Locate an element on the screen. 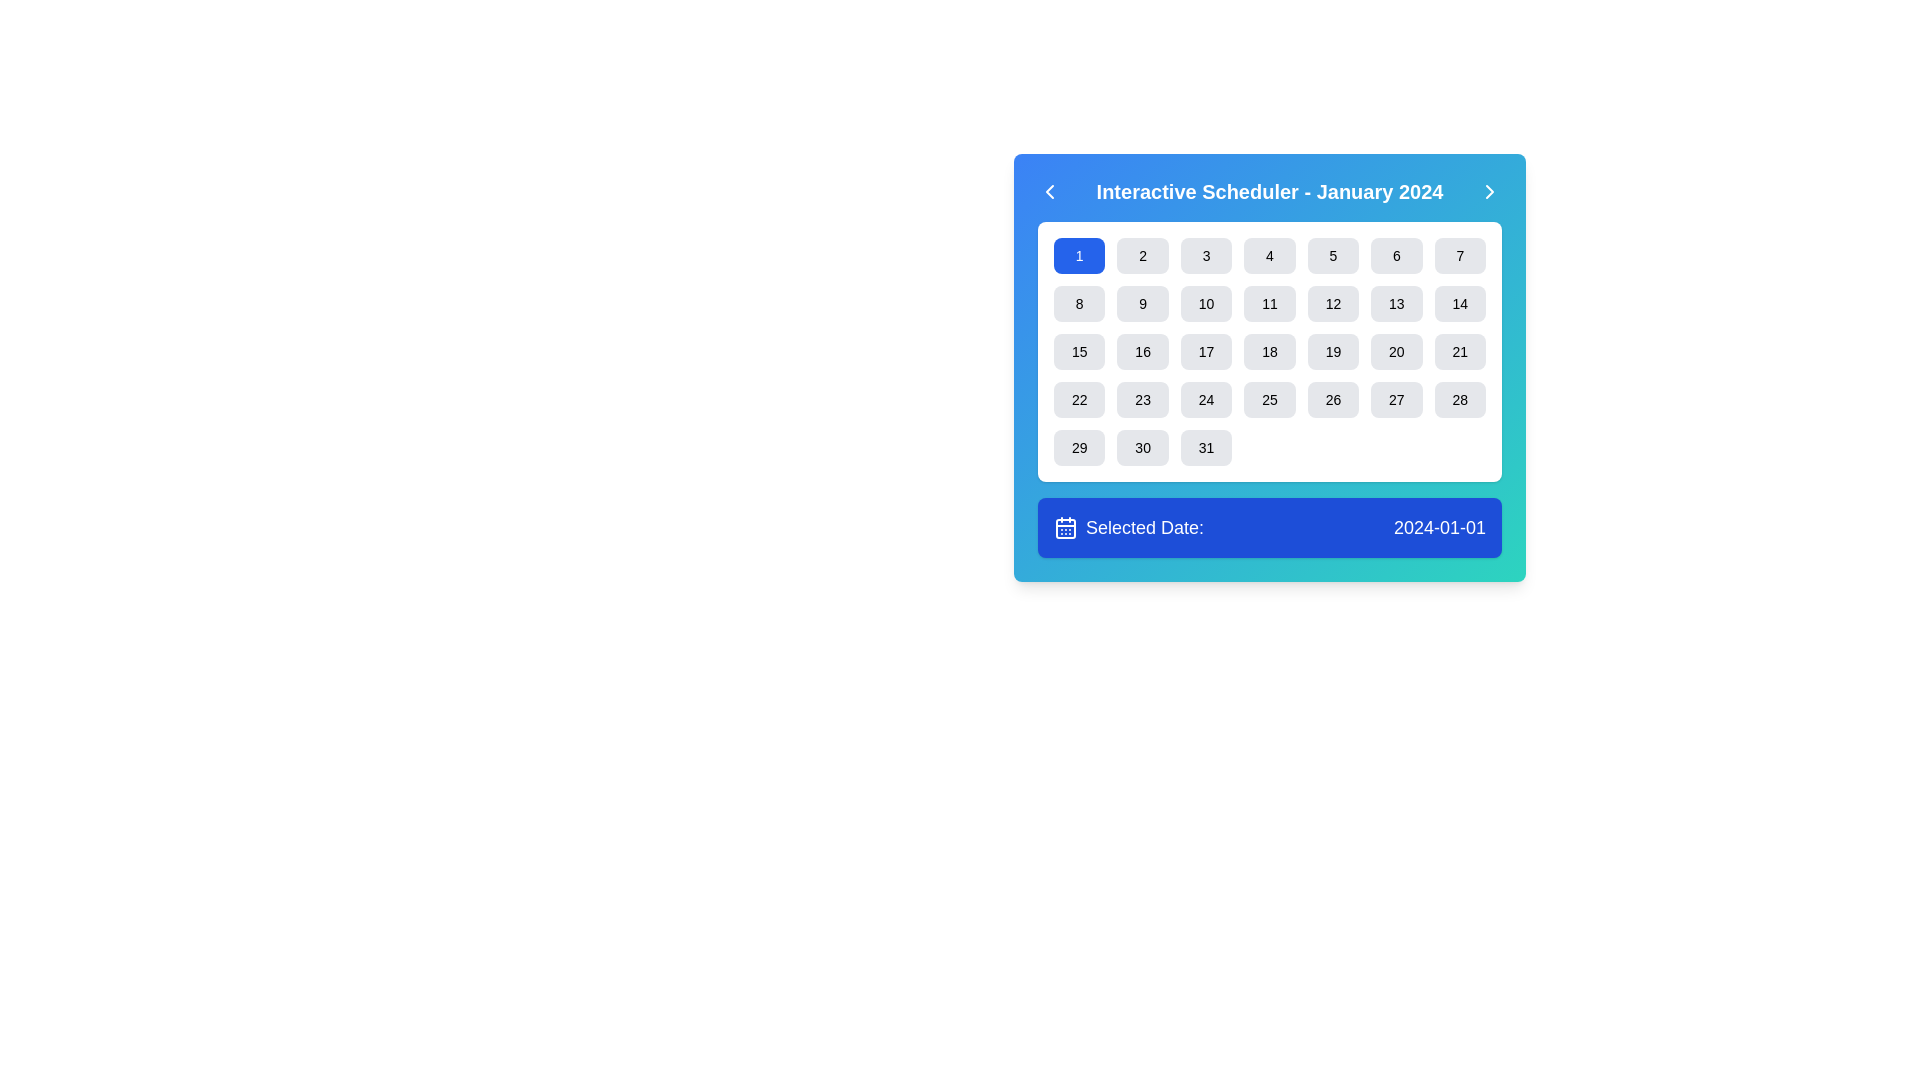  the calendar date button labeled '9', which is the second cell of the second row in the grid-like calendar layout is located at coordinates (1143, 304).